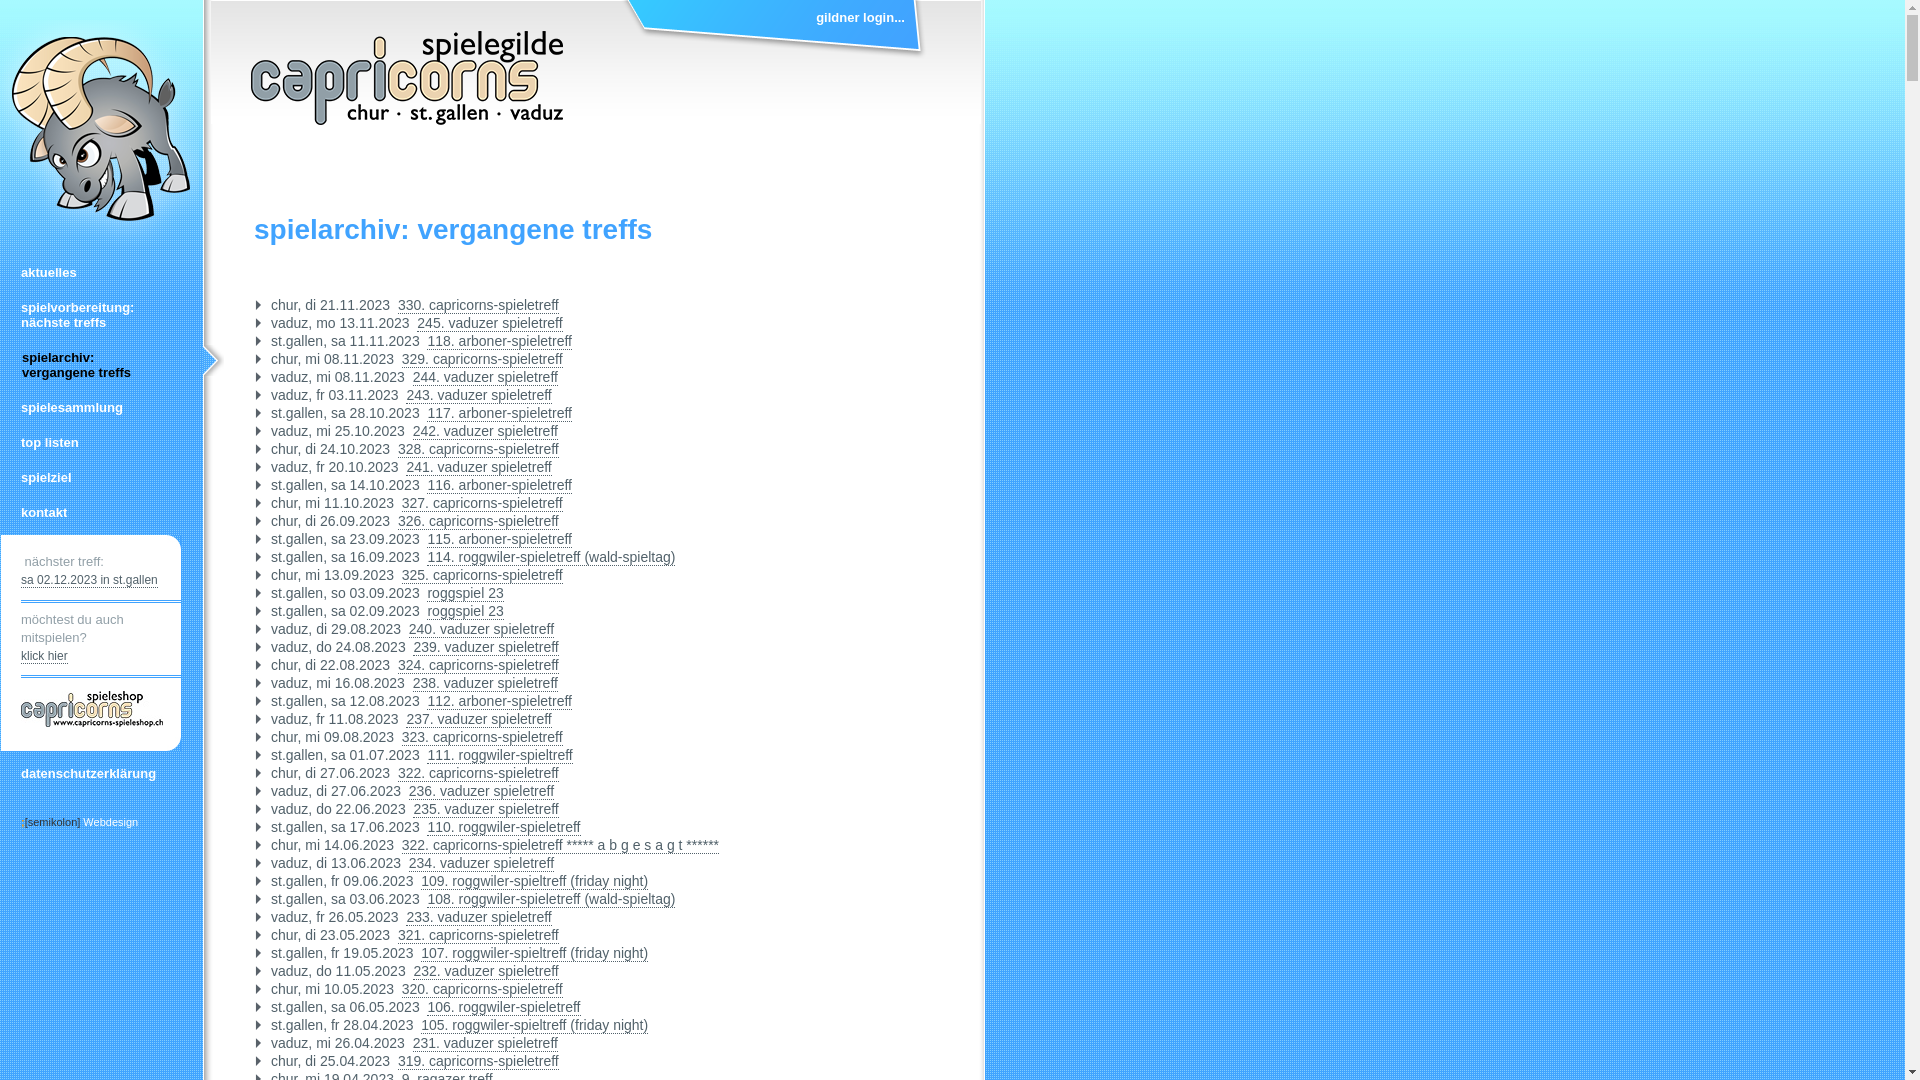 The image size is (1920, 1080). I want to click on 'top listen', so click(99, 441).